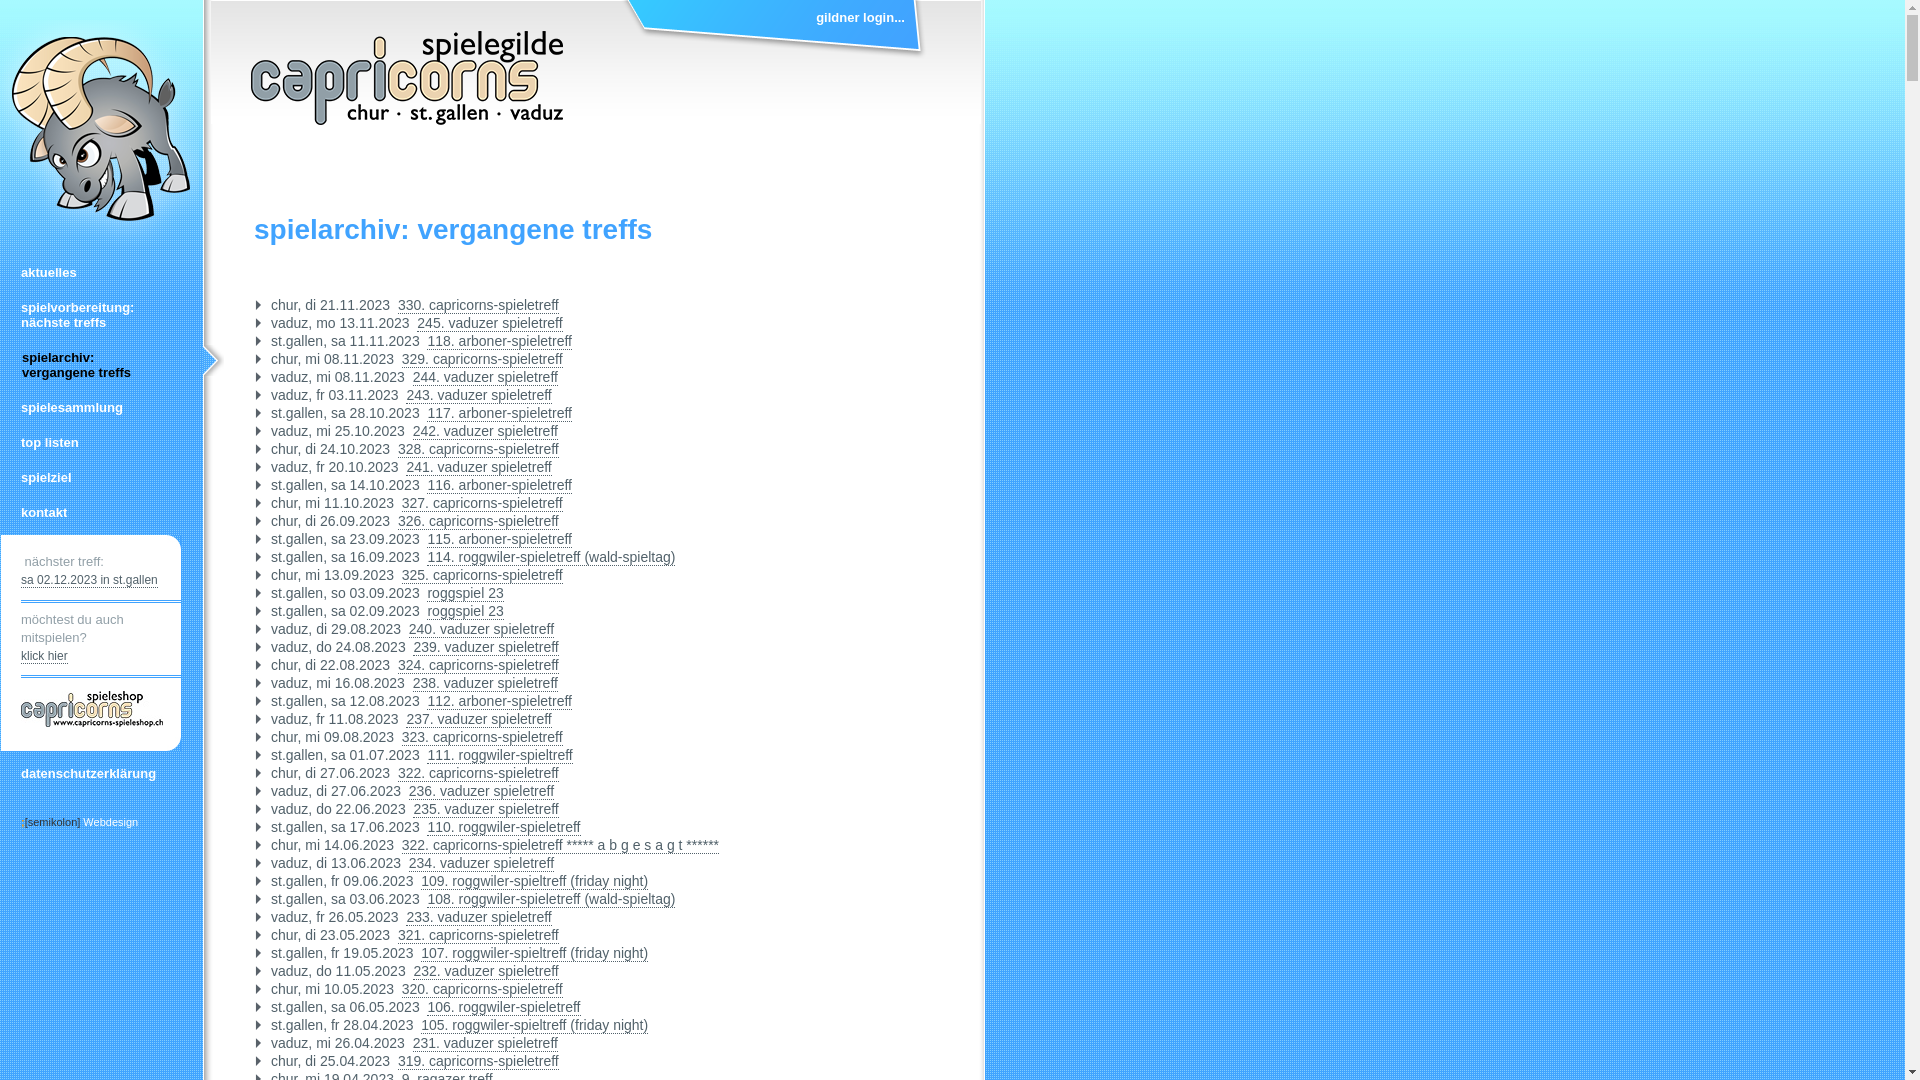 The image size is (1920, 1080). I want to click on 'top listen', so click(99, 441).